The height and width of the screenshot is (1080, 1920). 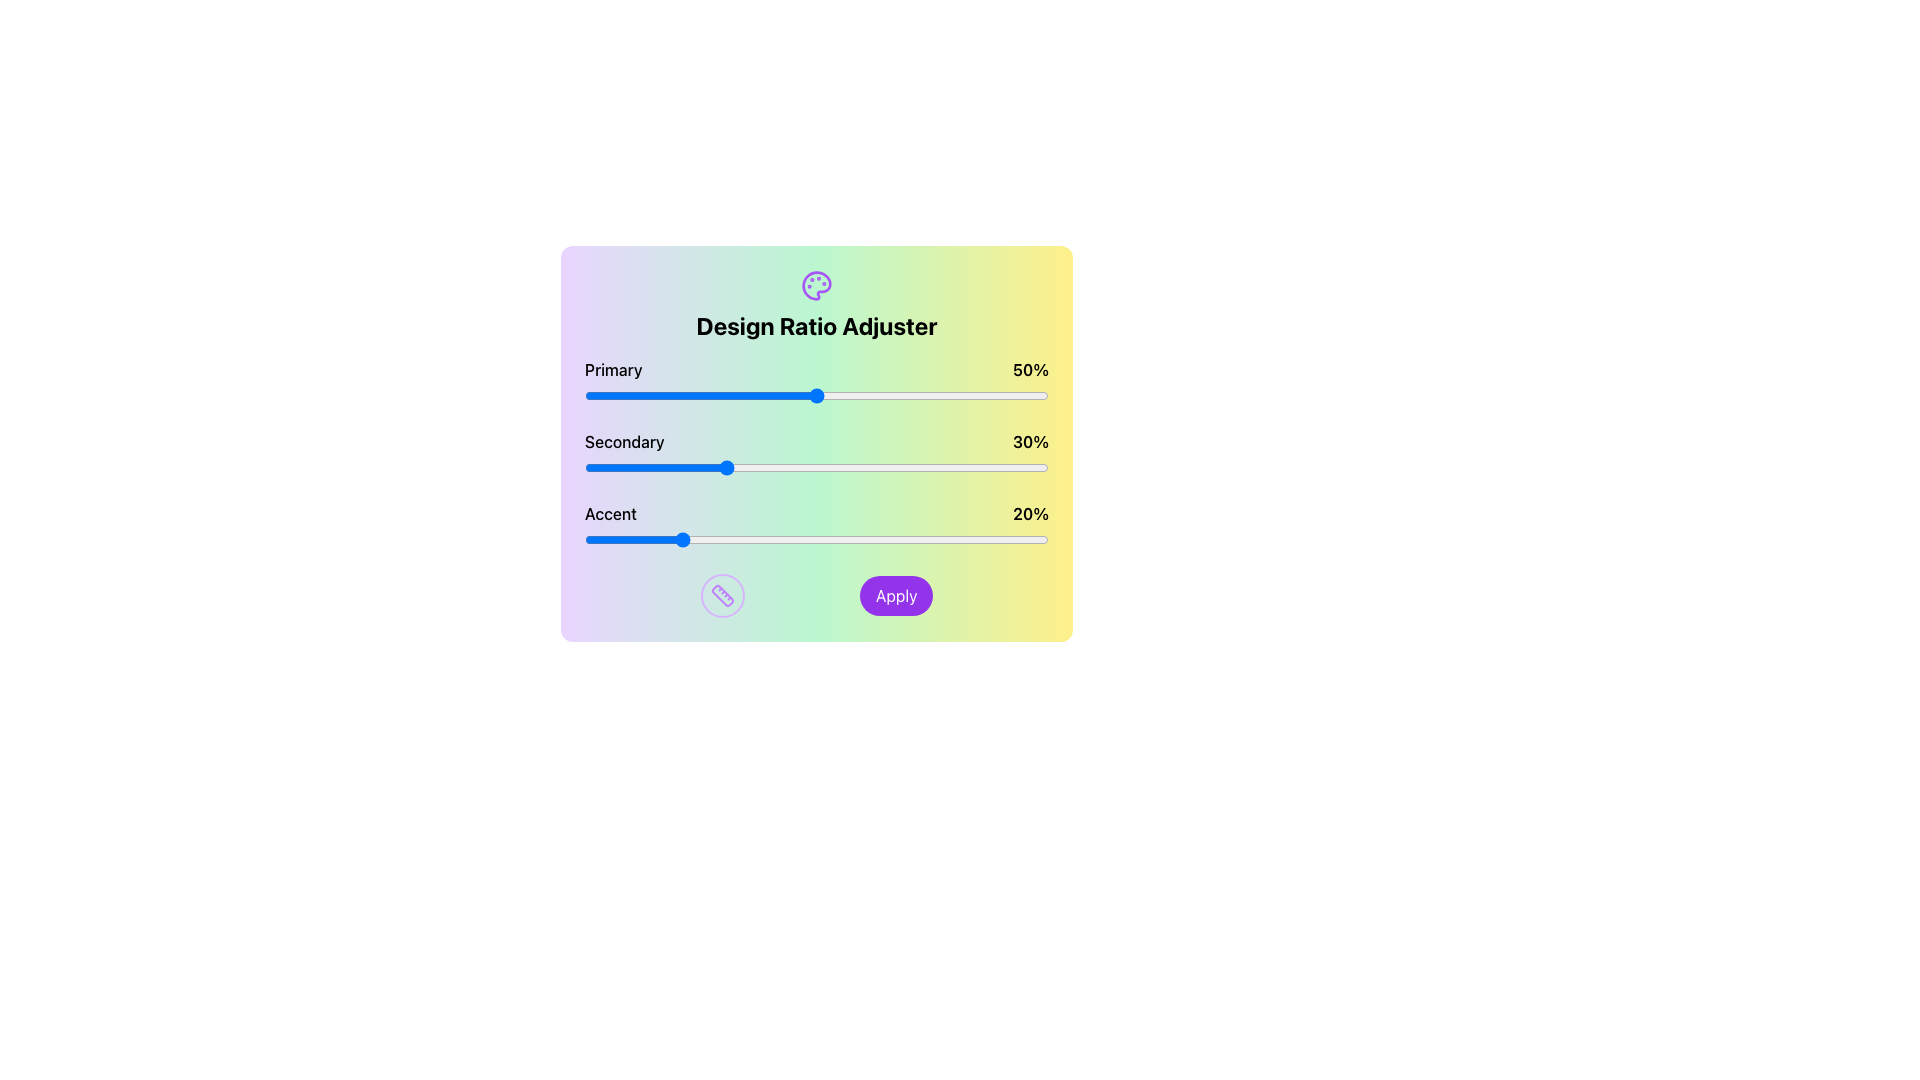 I want to click on the slider, so click(x=621, y=467).